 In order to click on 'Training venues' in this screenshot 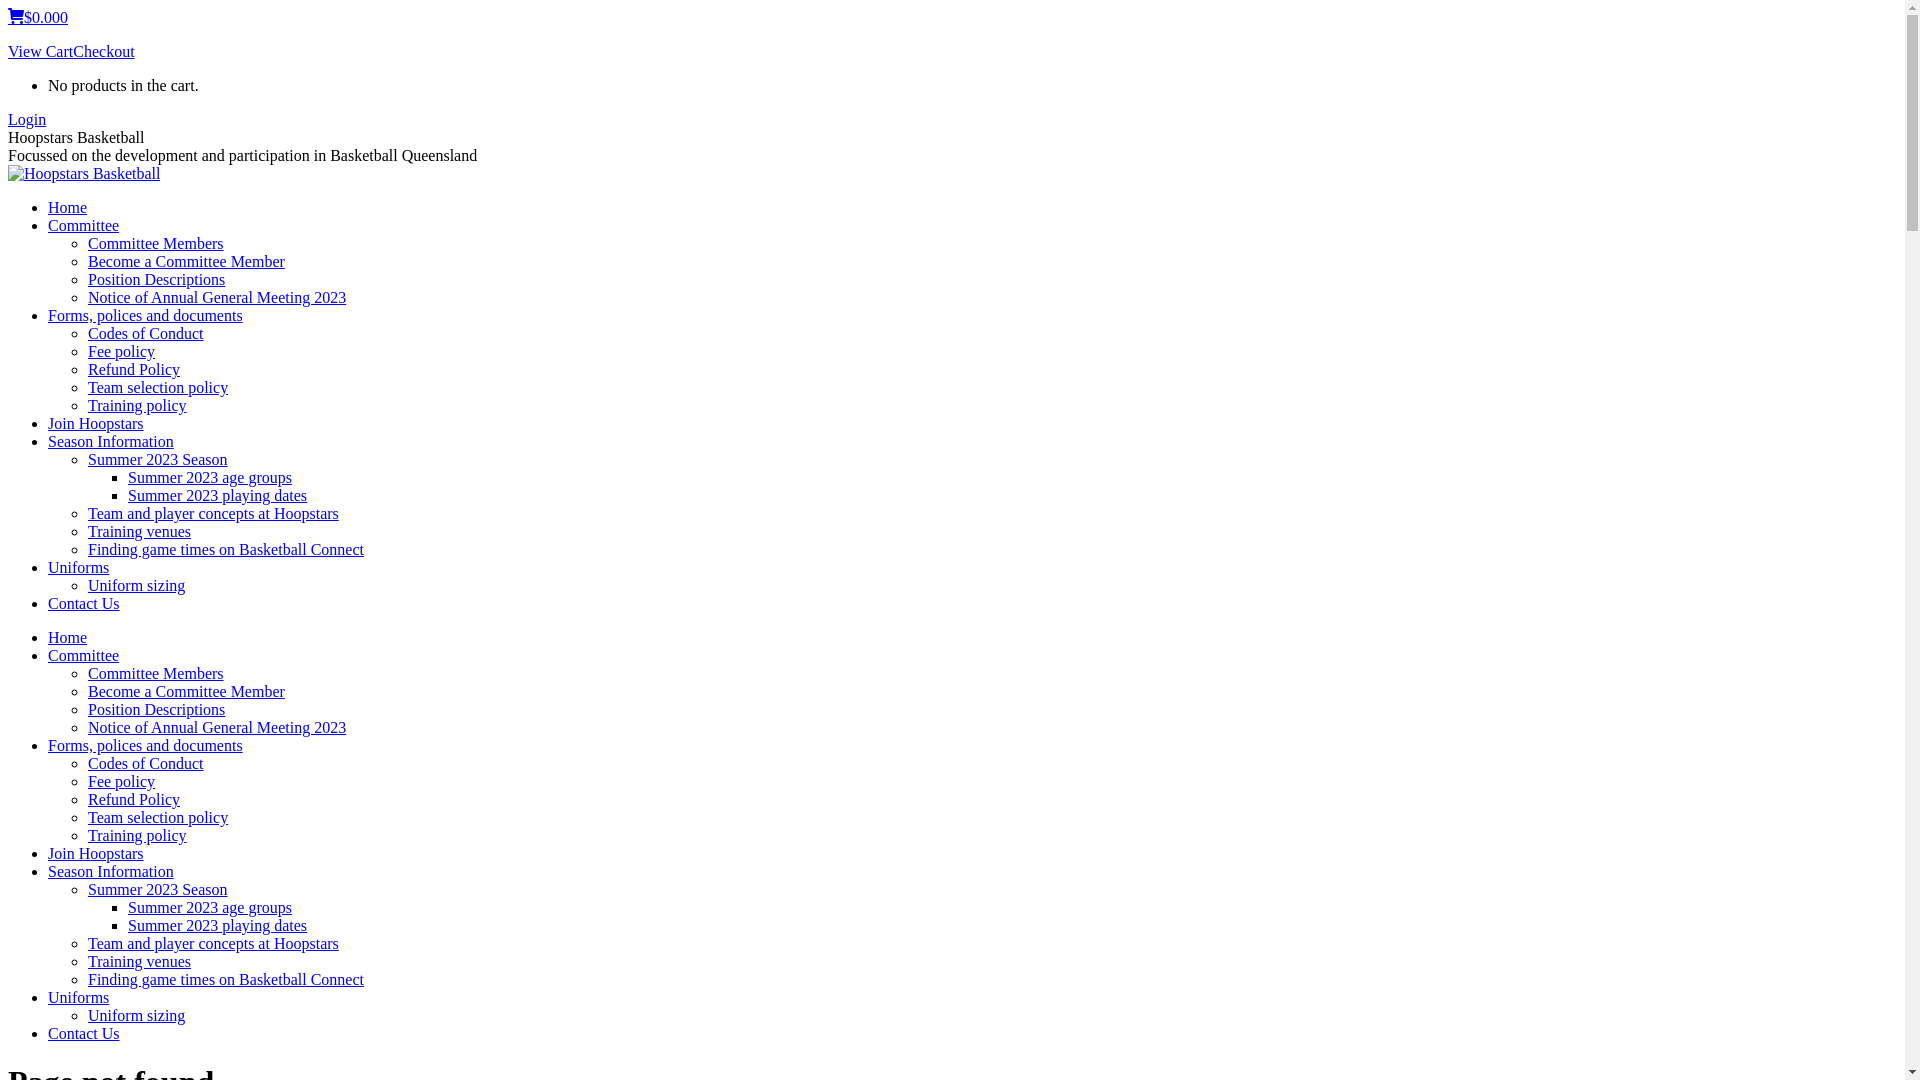, I will do `click(138, 960)`.